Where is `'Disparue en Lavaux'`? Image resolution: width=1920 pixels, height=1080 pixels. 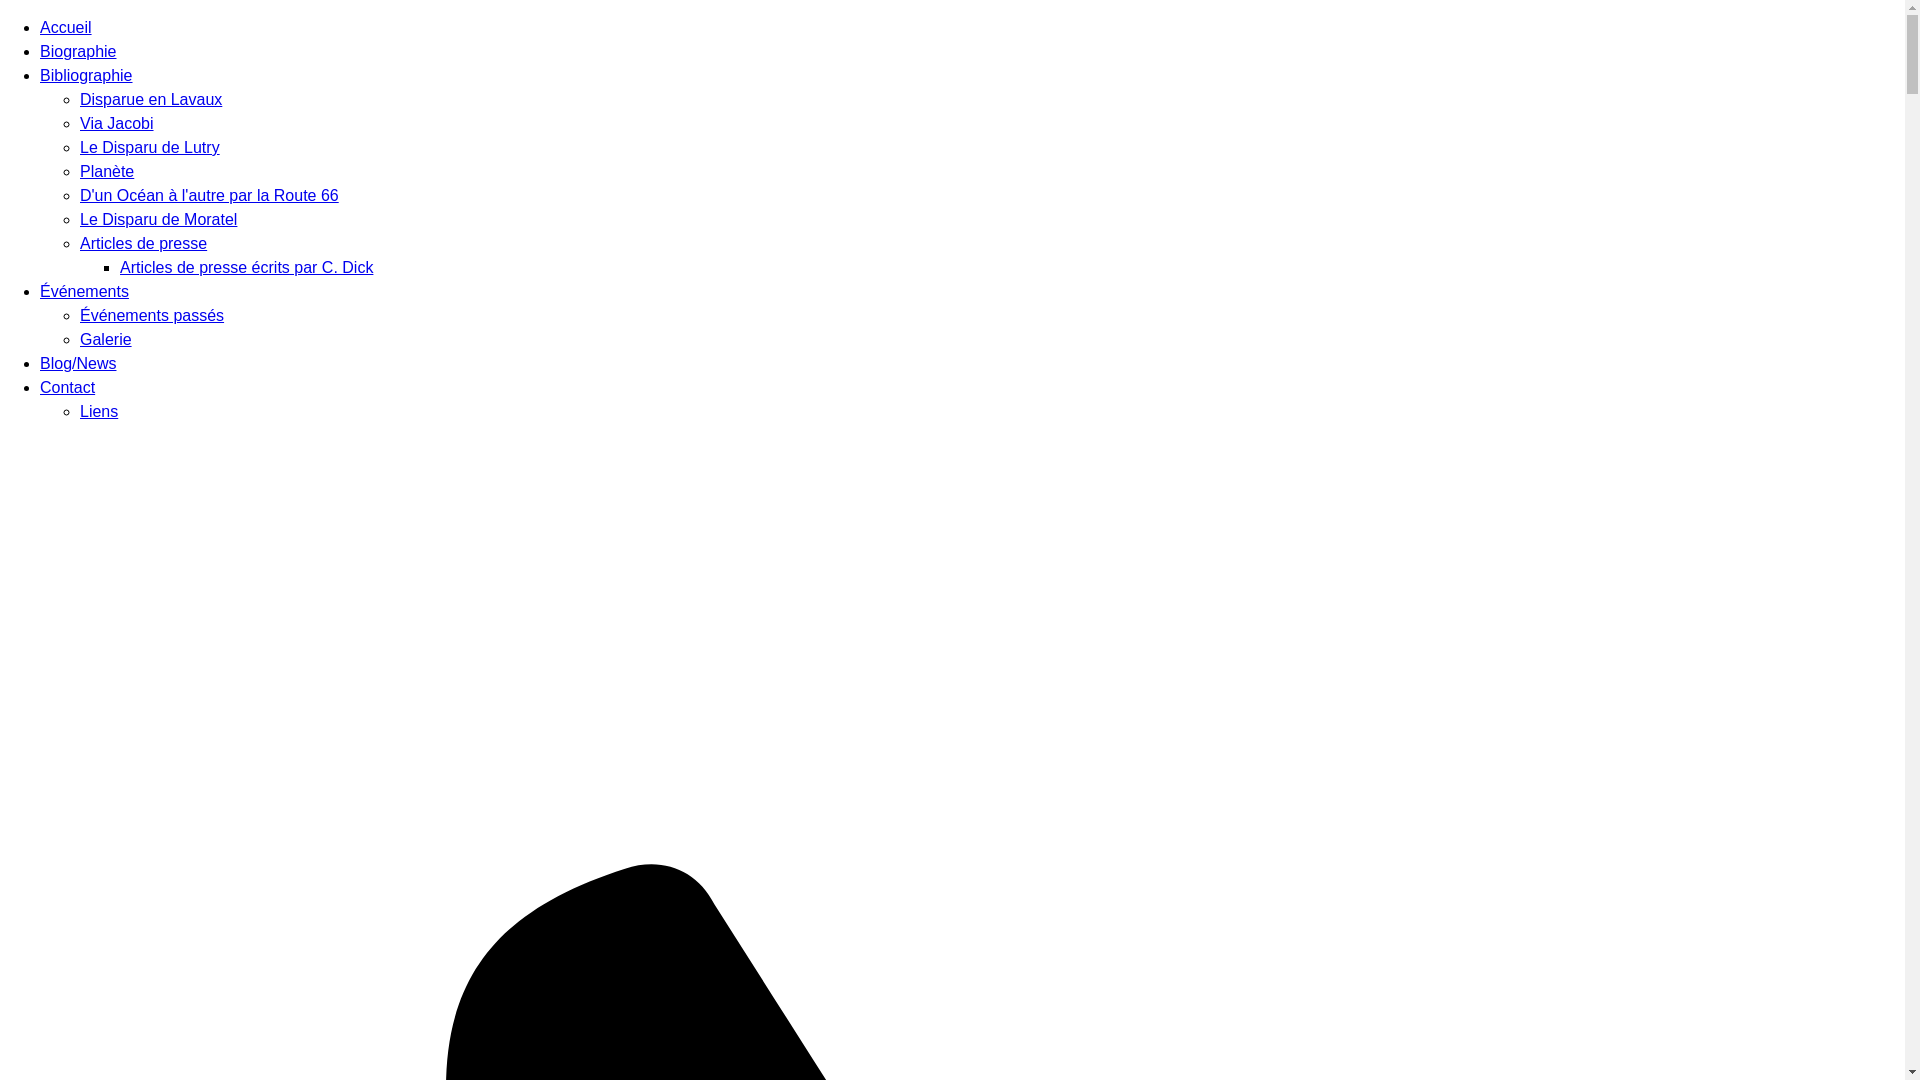
'Disparue en Lavaux' is located at coordinates (149, 99).